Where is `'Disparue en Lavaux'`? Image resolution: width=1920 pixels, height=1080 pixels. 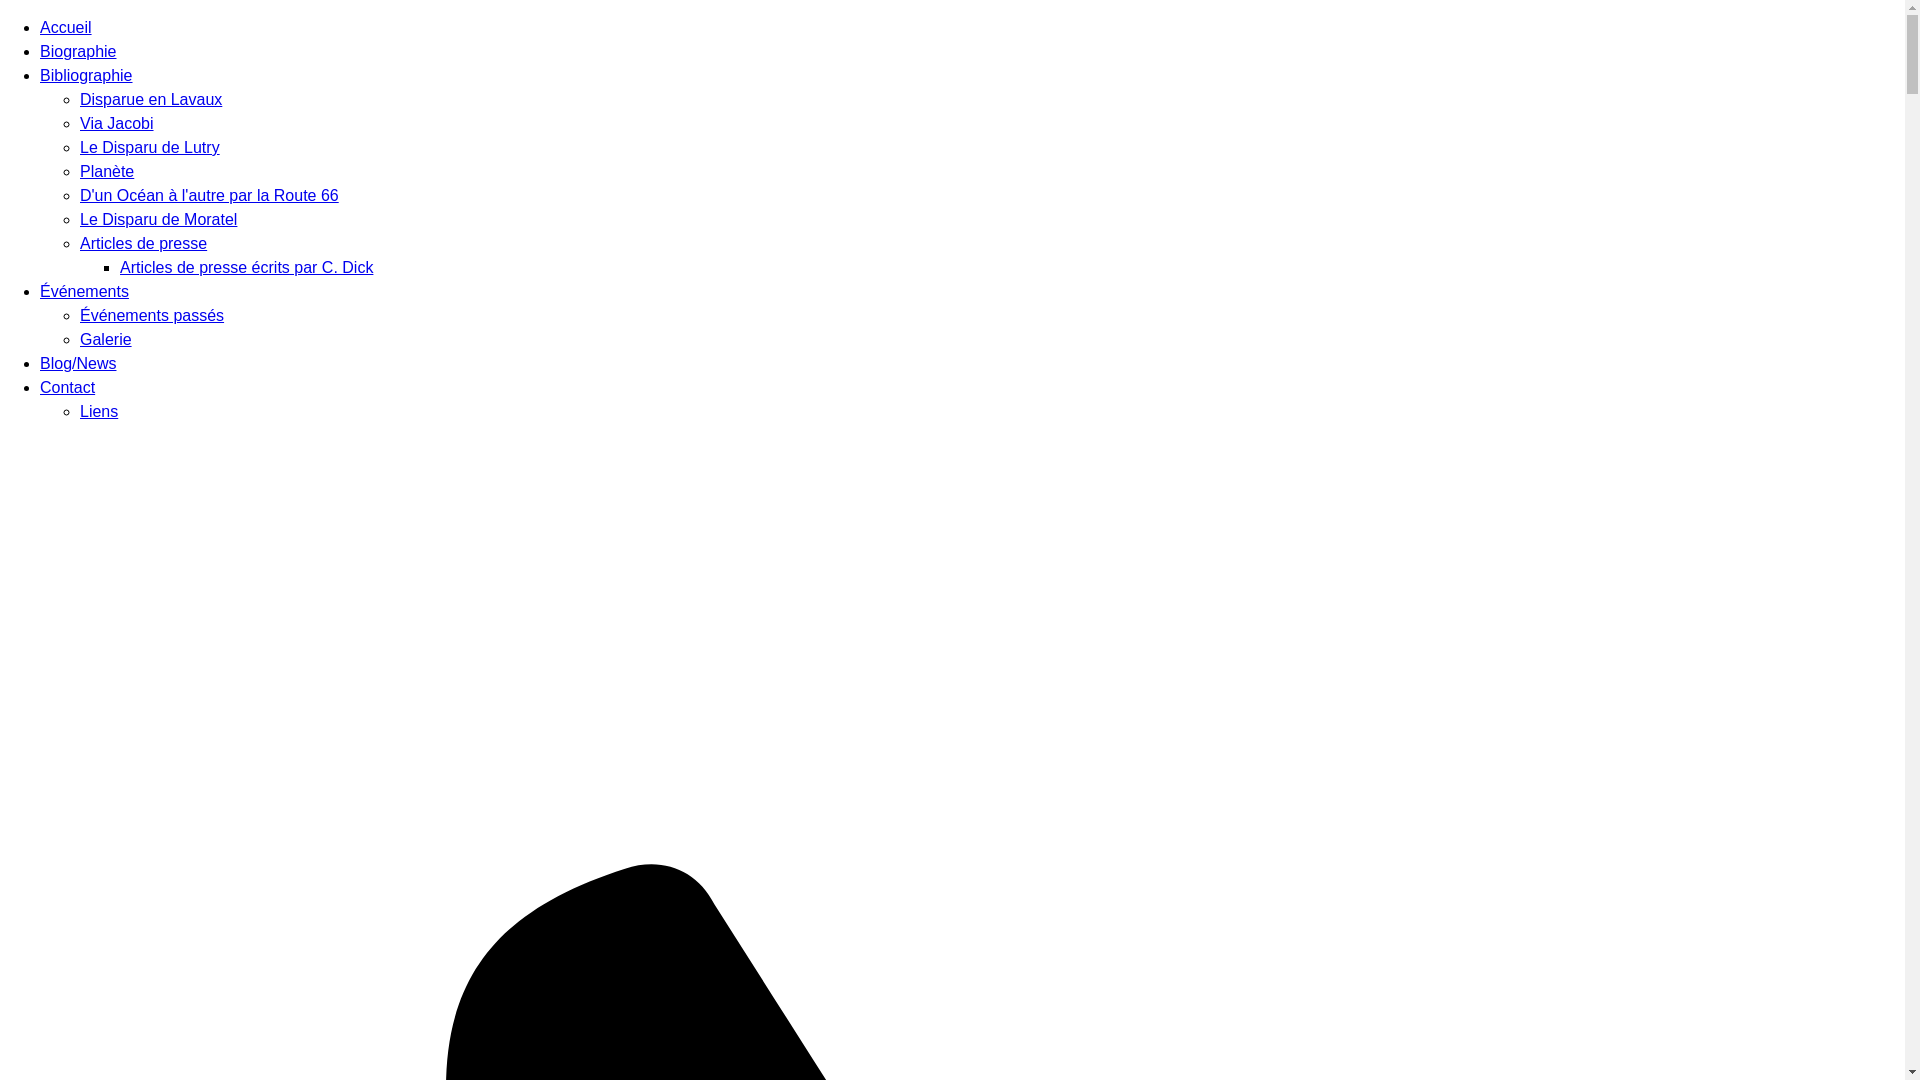
'Disparue en Lavaux' is located at coordinates (149, 99).